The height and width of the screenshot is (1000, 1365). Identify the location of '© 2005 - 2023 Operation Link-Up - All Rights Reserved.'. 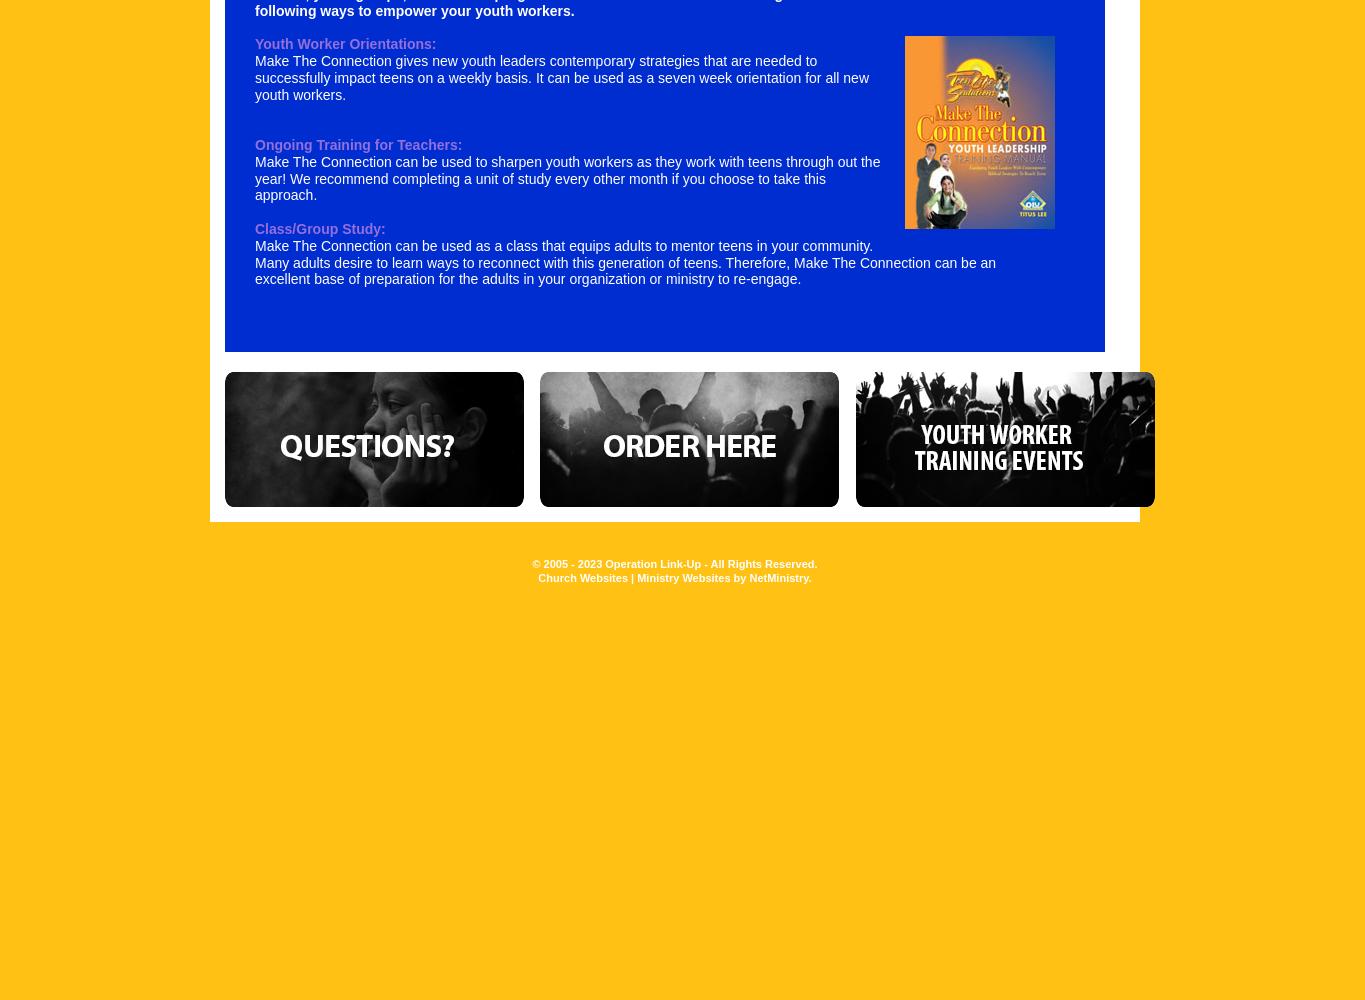
(530, 562).